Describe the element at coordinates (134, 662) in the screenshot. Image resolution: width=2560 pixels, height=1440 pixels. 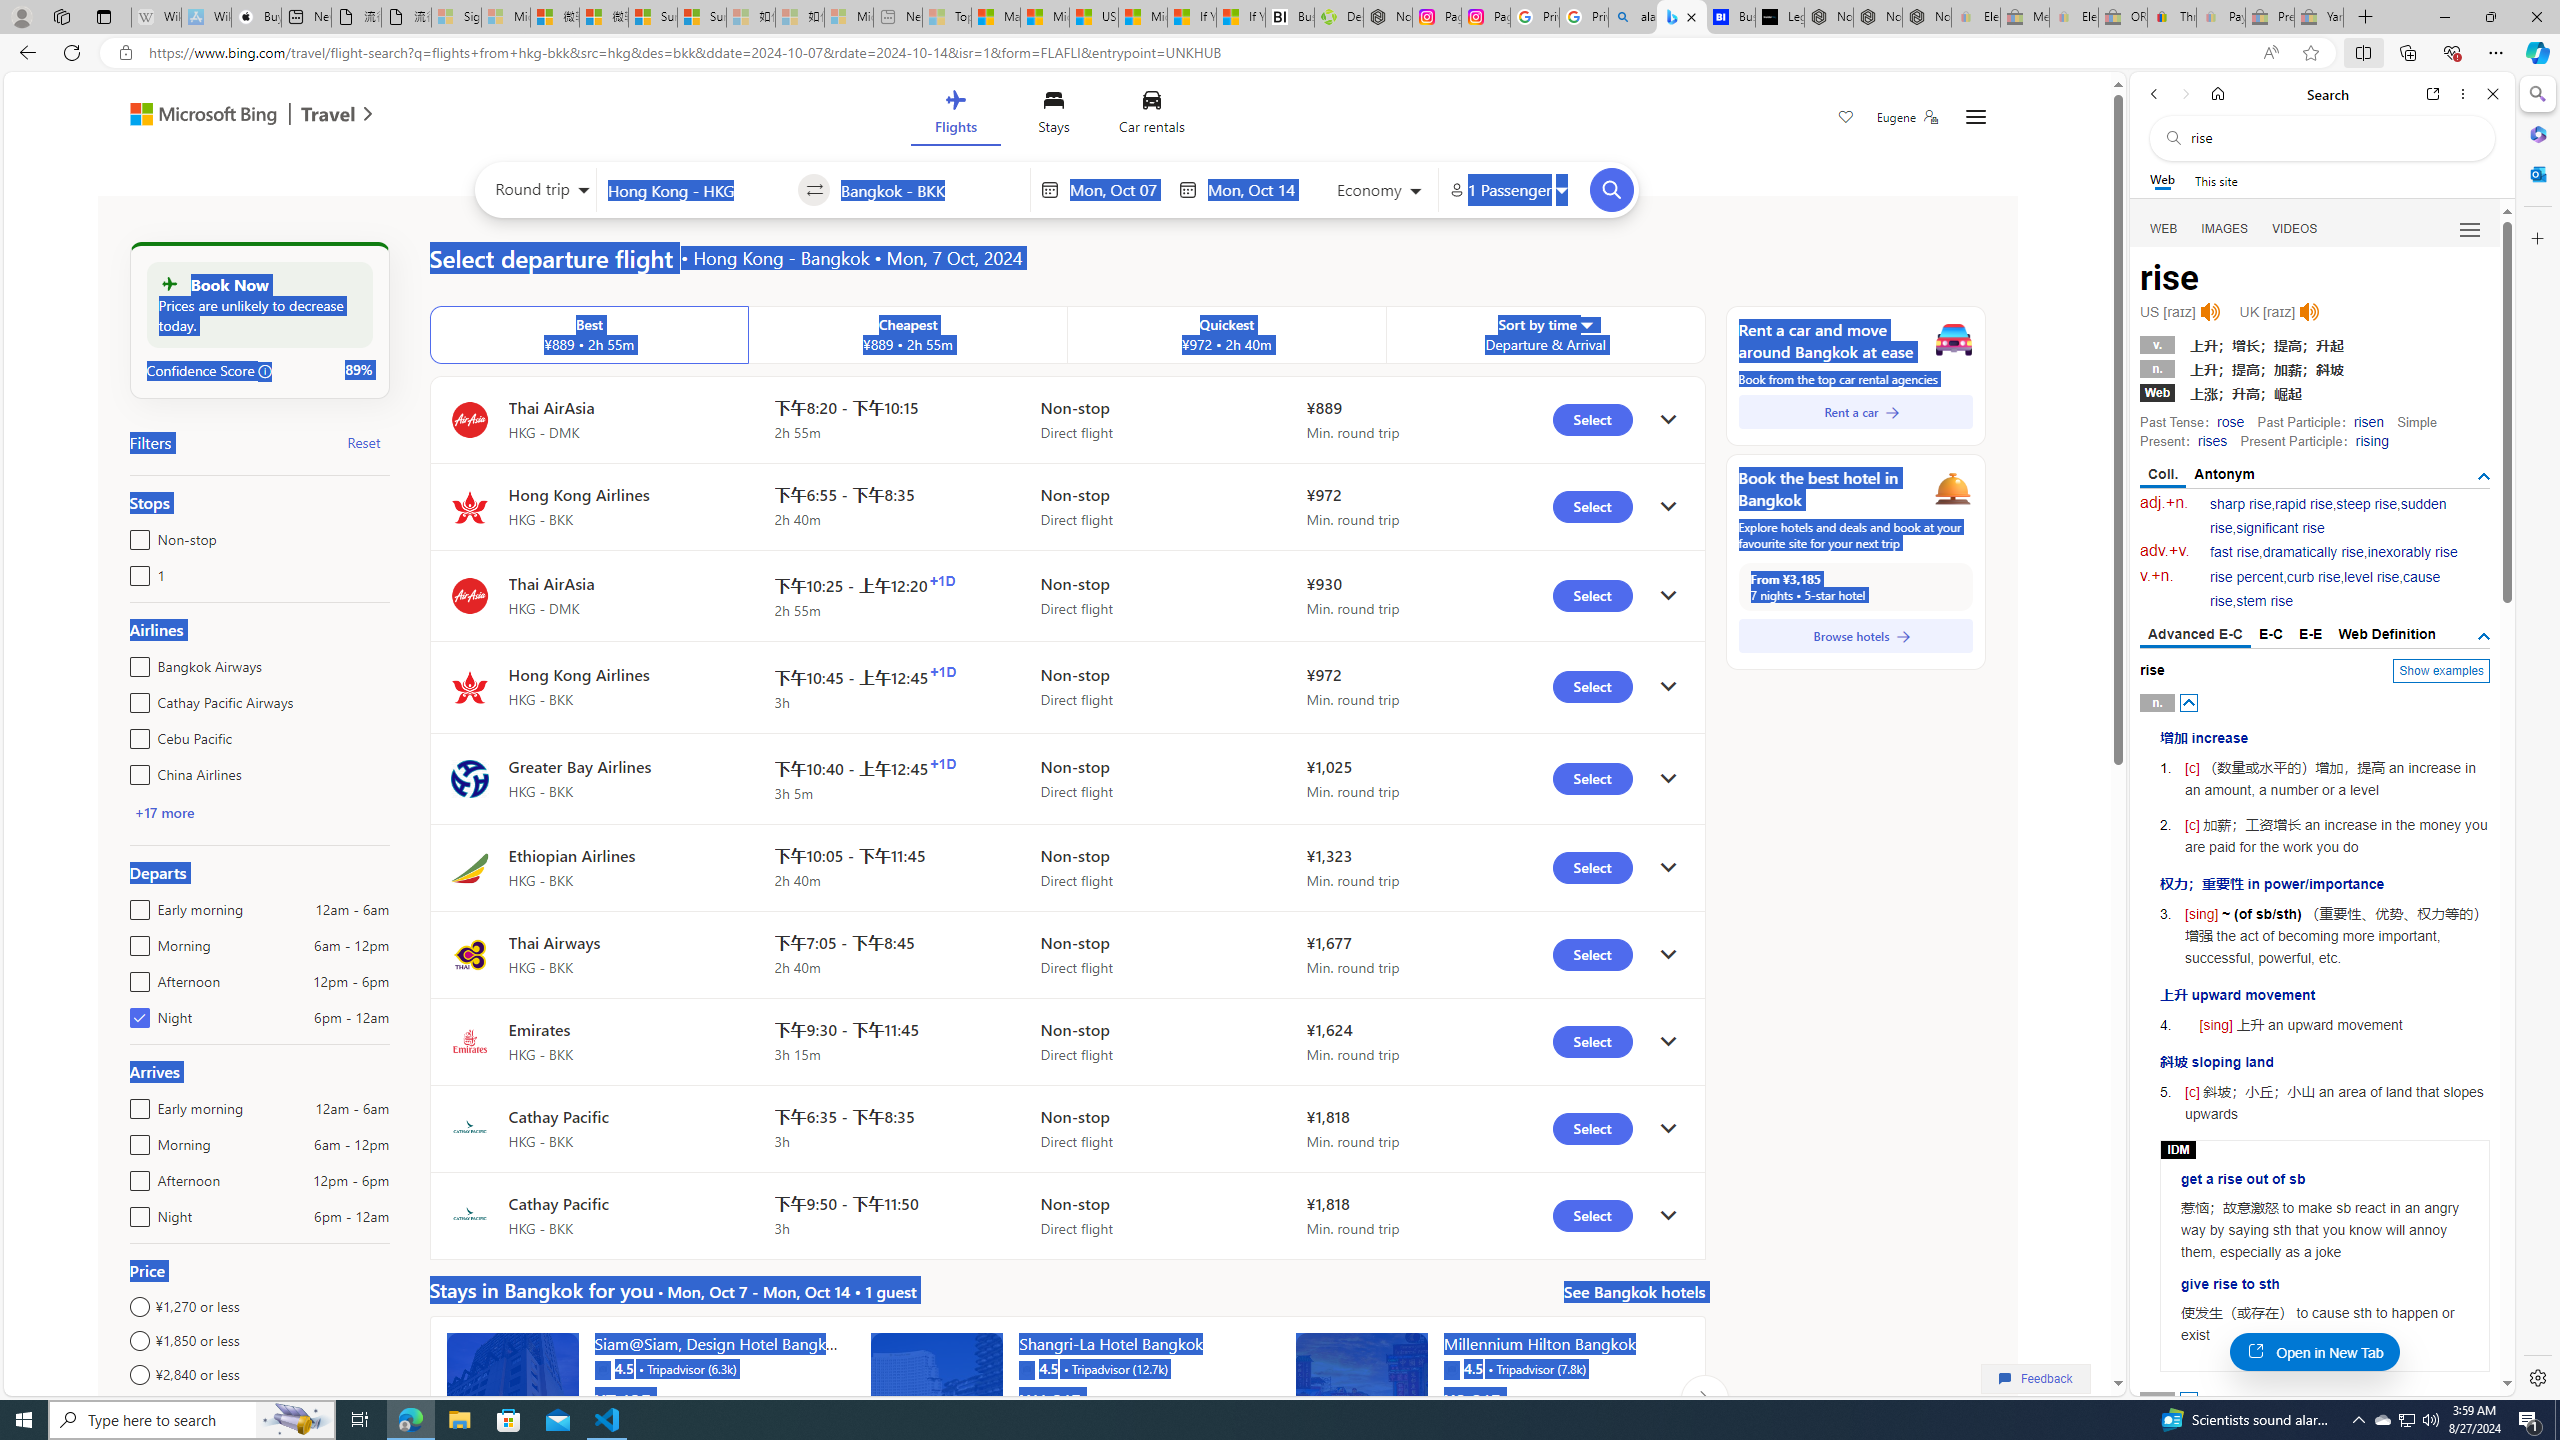
I see `'Bangkok Airways'` at that location.